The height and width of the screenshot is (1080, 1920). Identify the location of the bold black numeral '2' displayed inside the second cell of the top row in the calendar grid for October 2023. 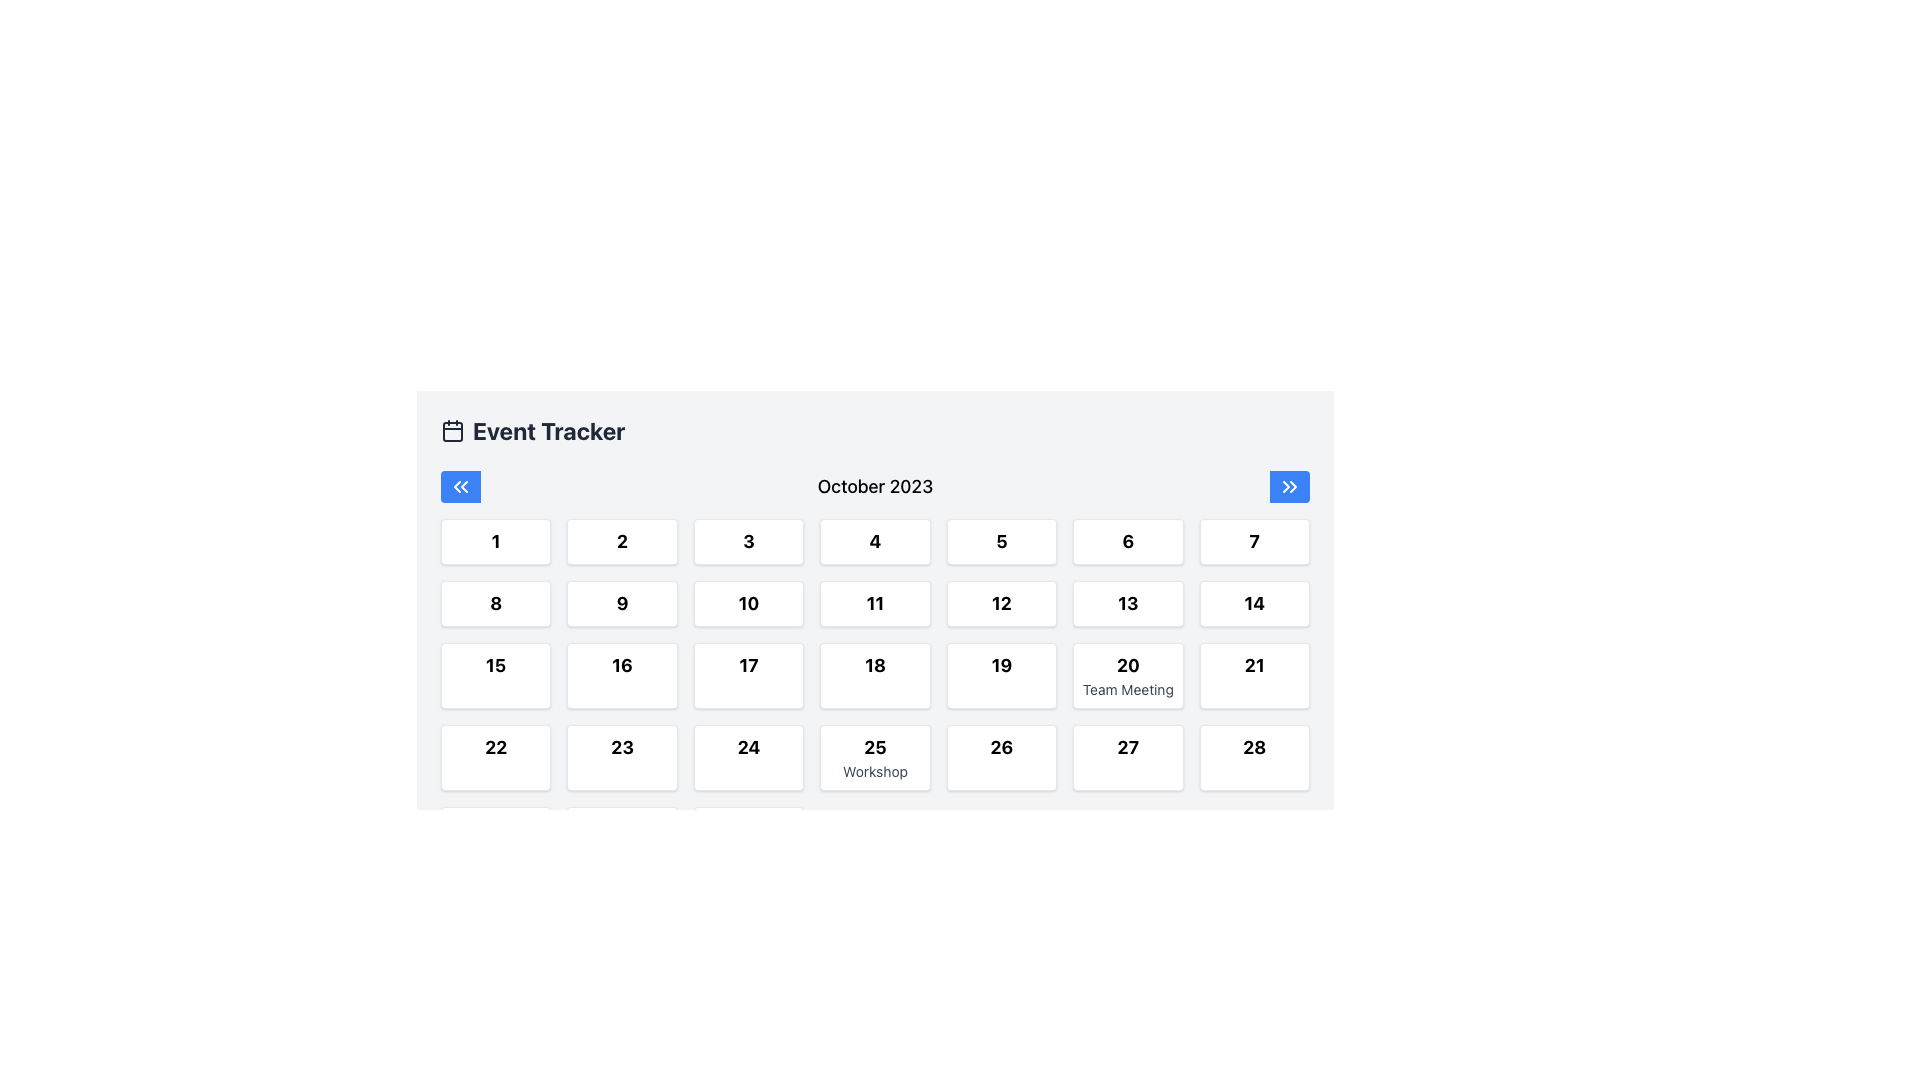
(621, 542).